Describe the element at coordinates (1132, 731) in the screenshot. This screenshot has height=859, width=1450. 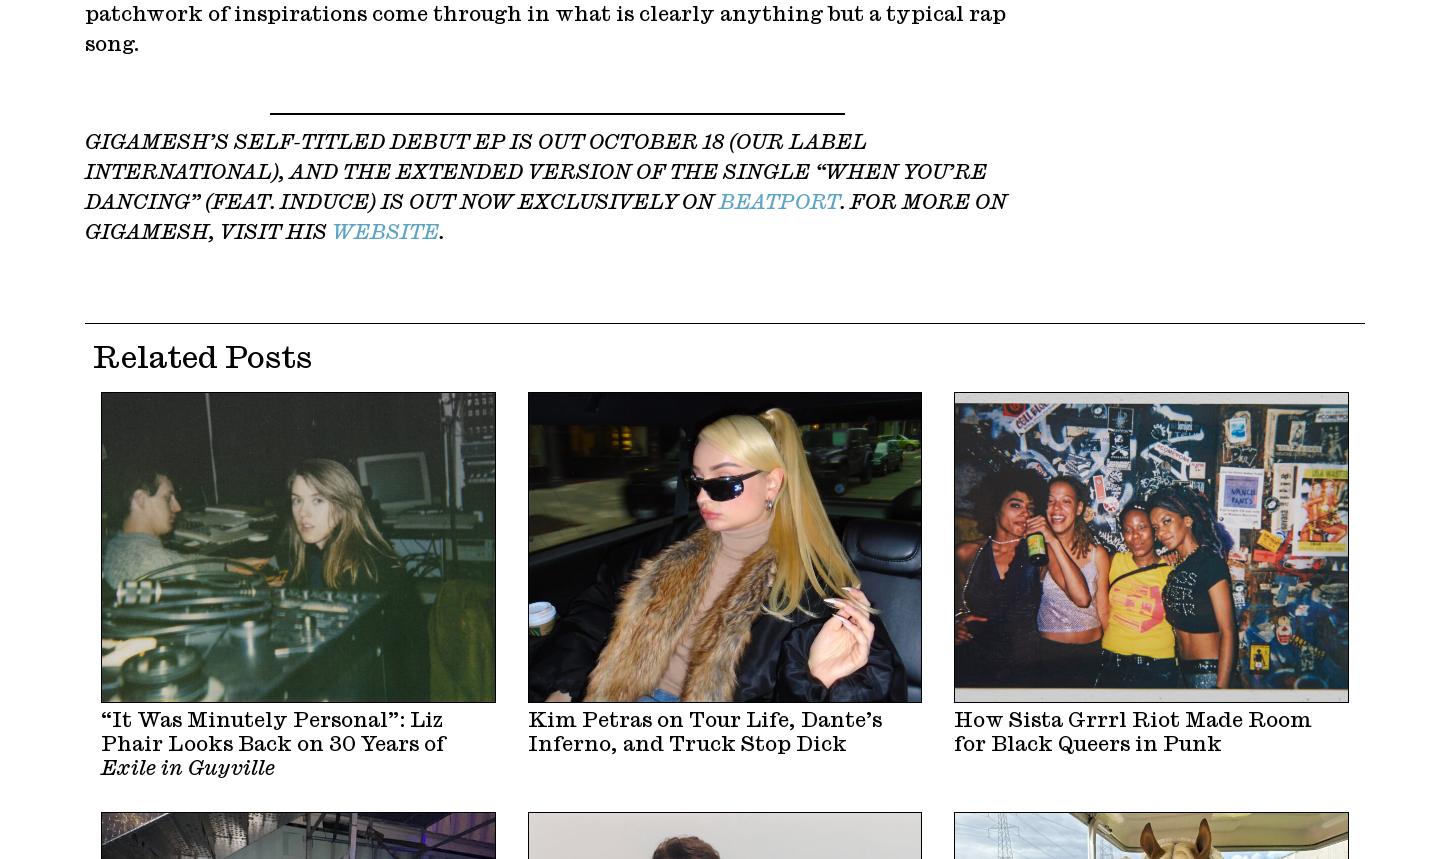
I see `'How Sista Grrrl Riot Made Room for Black Queers in Punk'` at that location.